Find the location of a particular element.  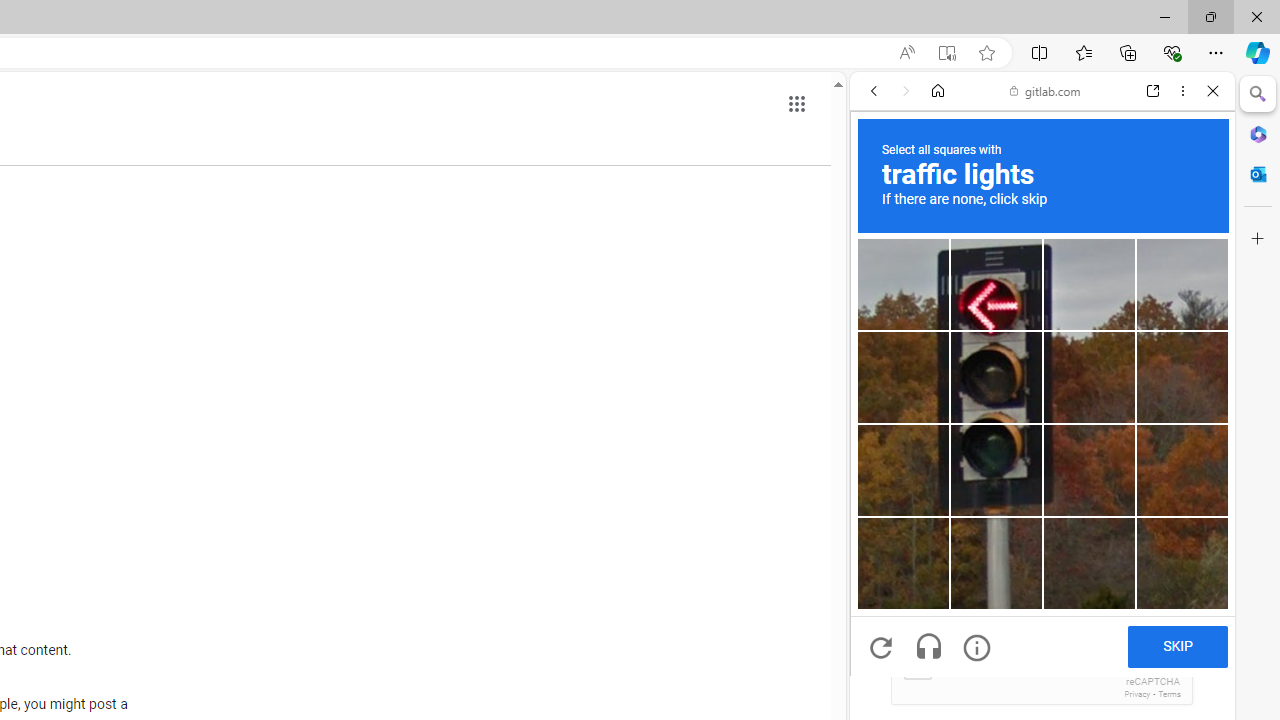

'GitLab' is located at coordinates (1034, 288).